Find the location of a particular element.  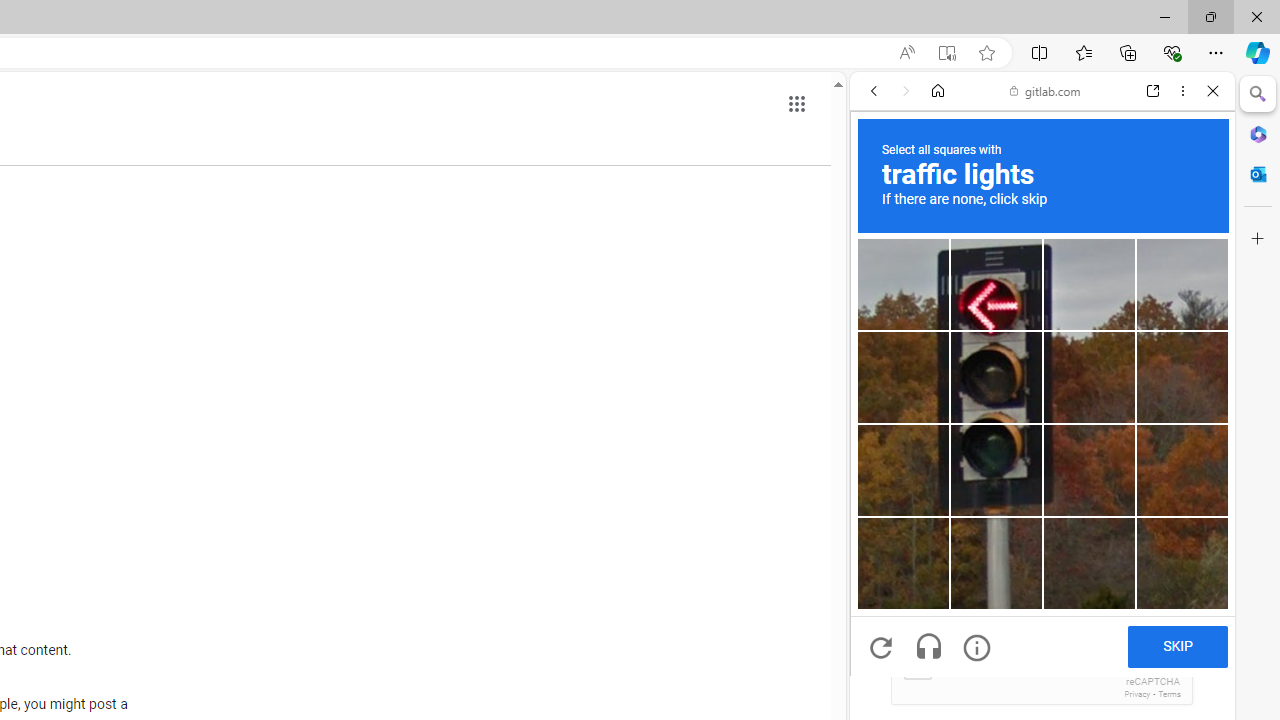

'GitLab' is located at coordinates (1034, 288).